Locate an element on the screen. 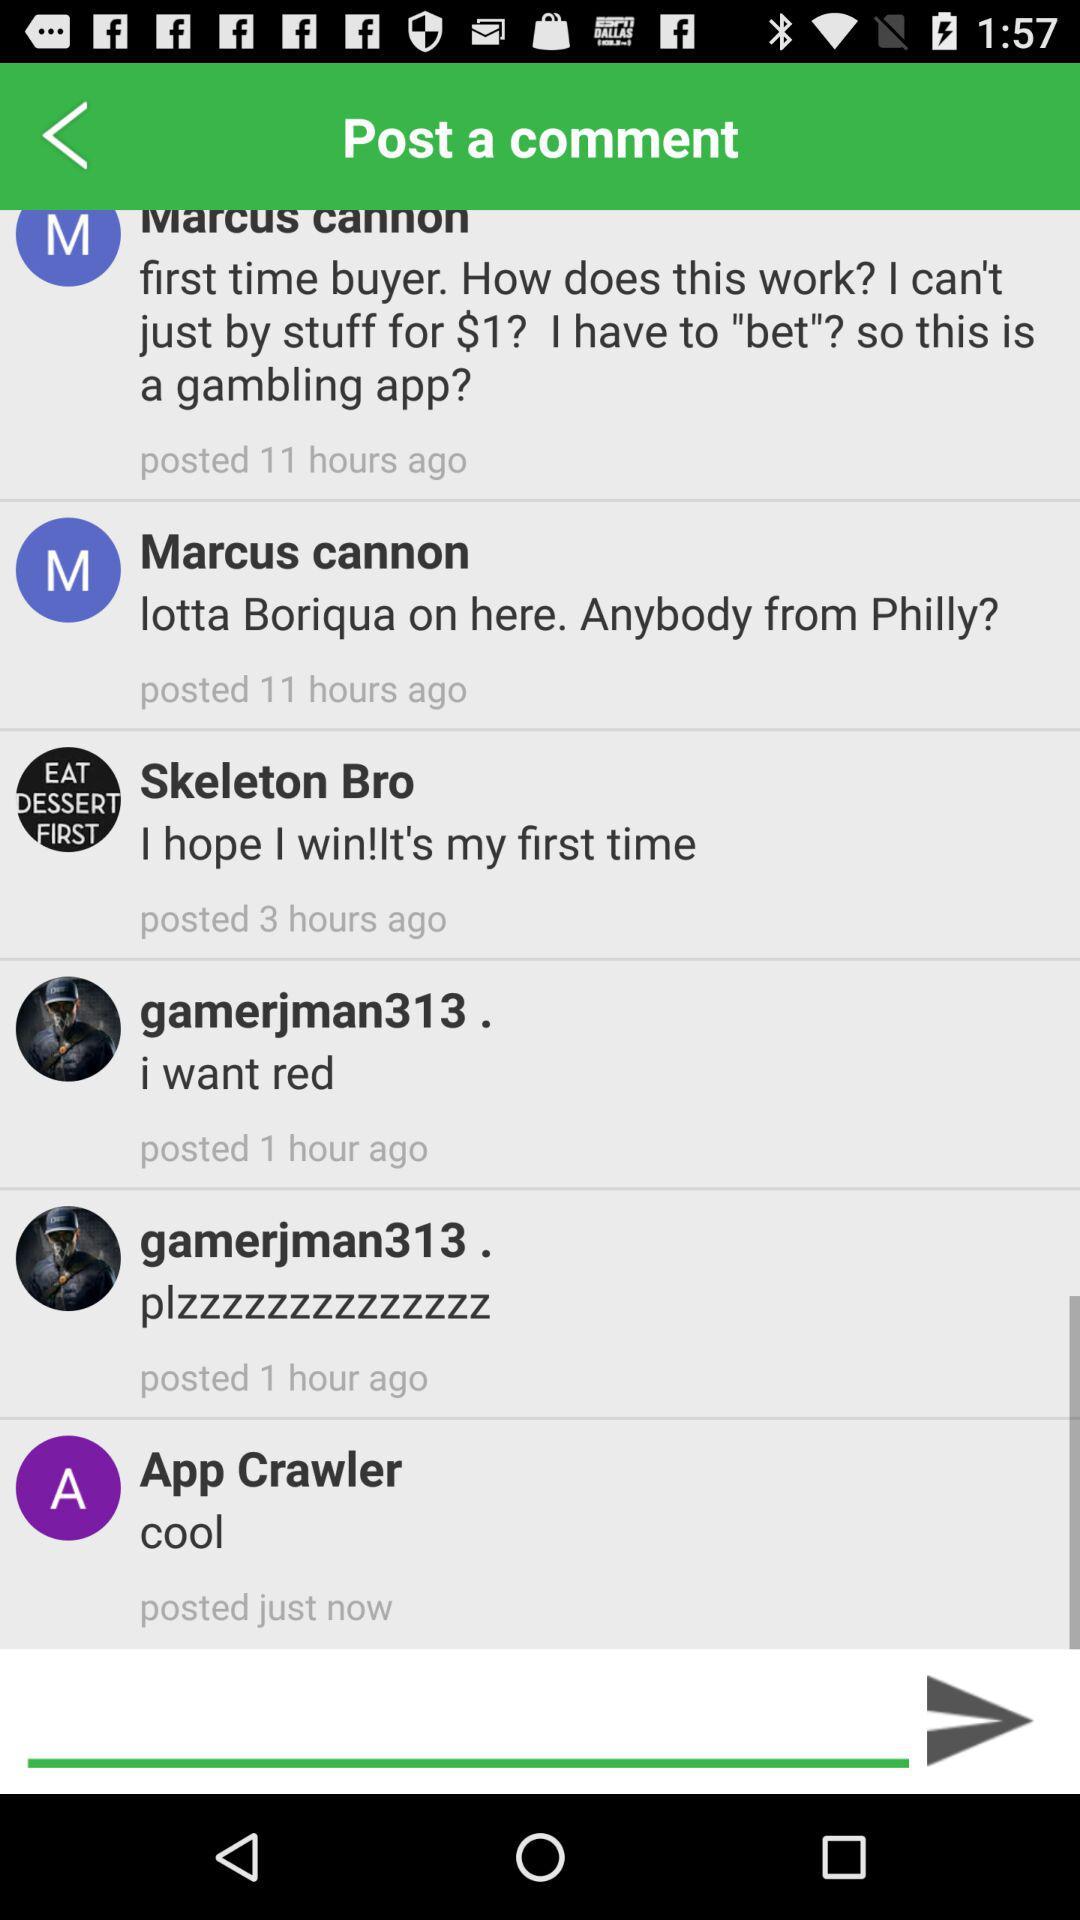 This screenshot has width=1080, height=1920. the icon at the bottom right corner is located at coordinates (980, 1720).